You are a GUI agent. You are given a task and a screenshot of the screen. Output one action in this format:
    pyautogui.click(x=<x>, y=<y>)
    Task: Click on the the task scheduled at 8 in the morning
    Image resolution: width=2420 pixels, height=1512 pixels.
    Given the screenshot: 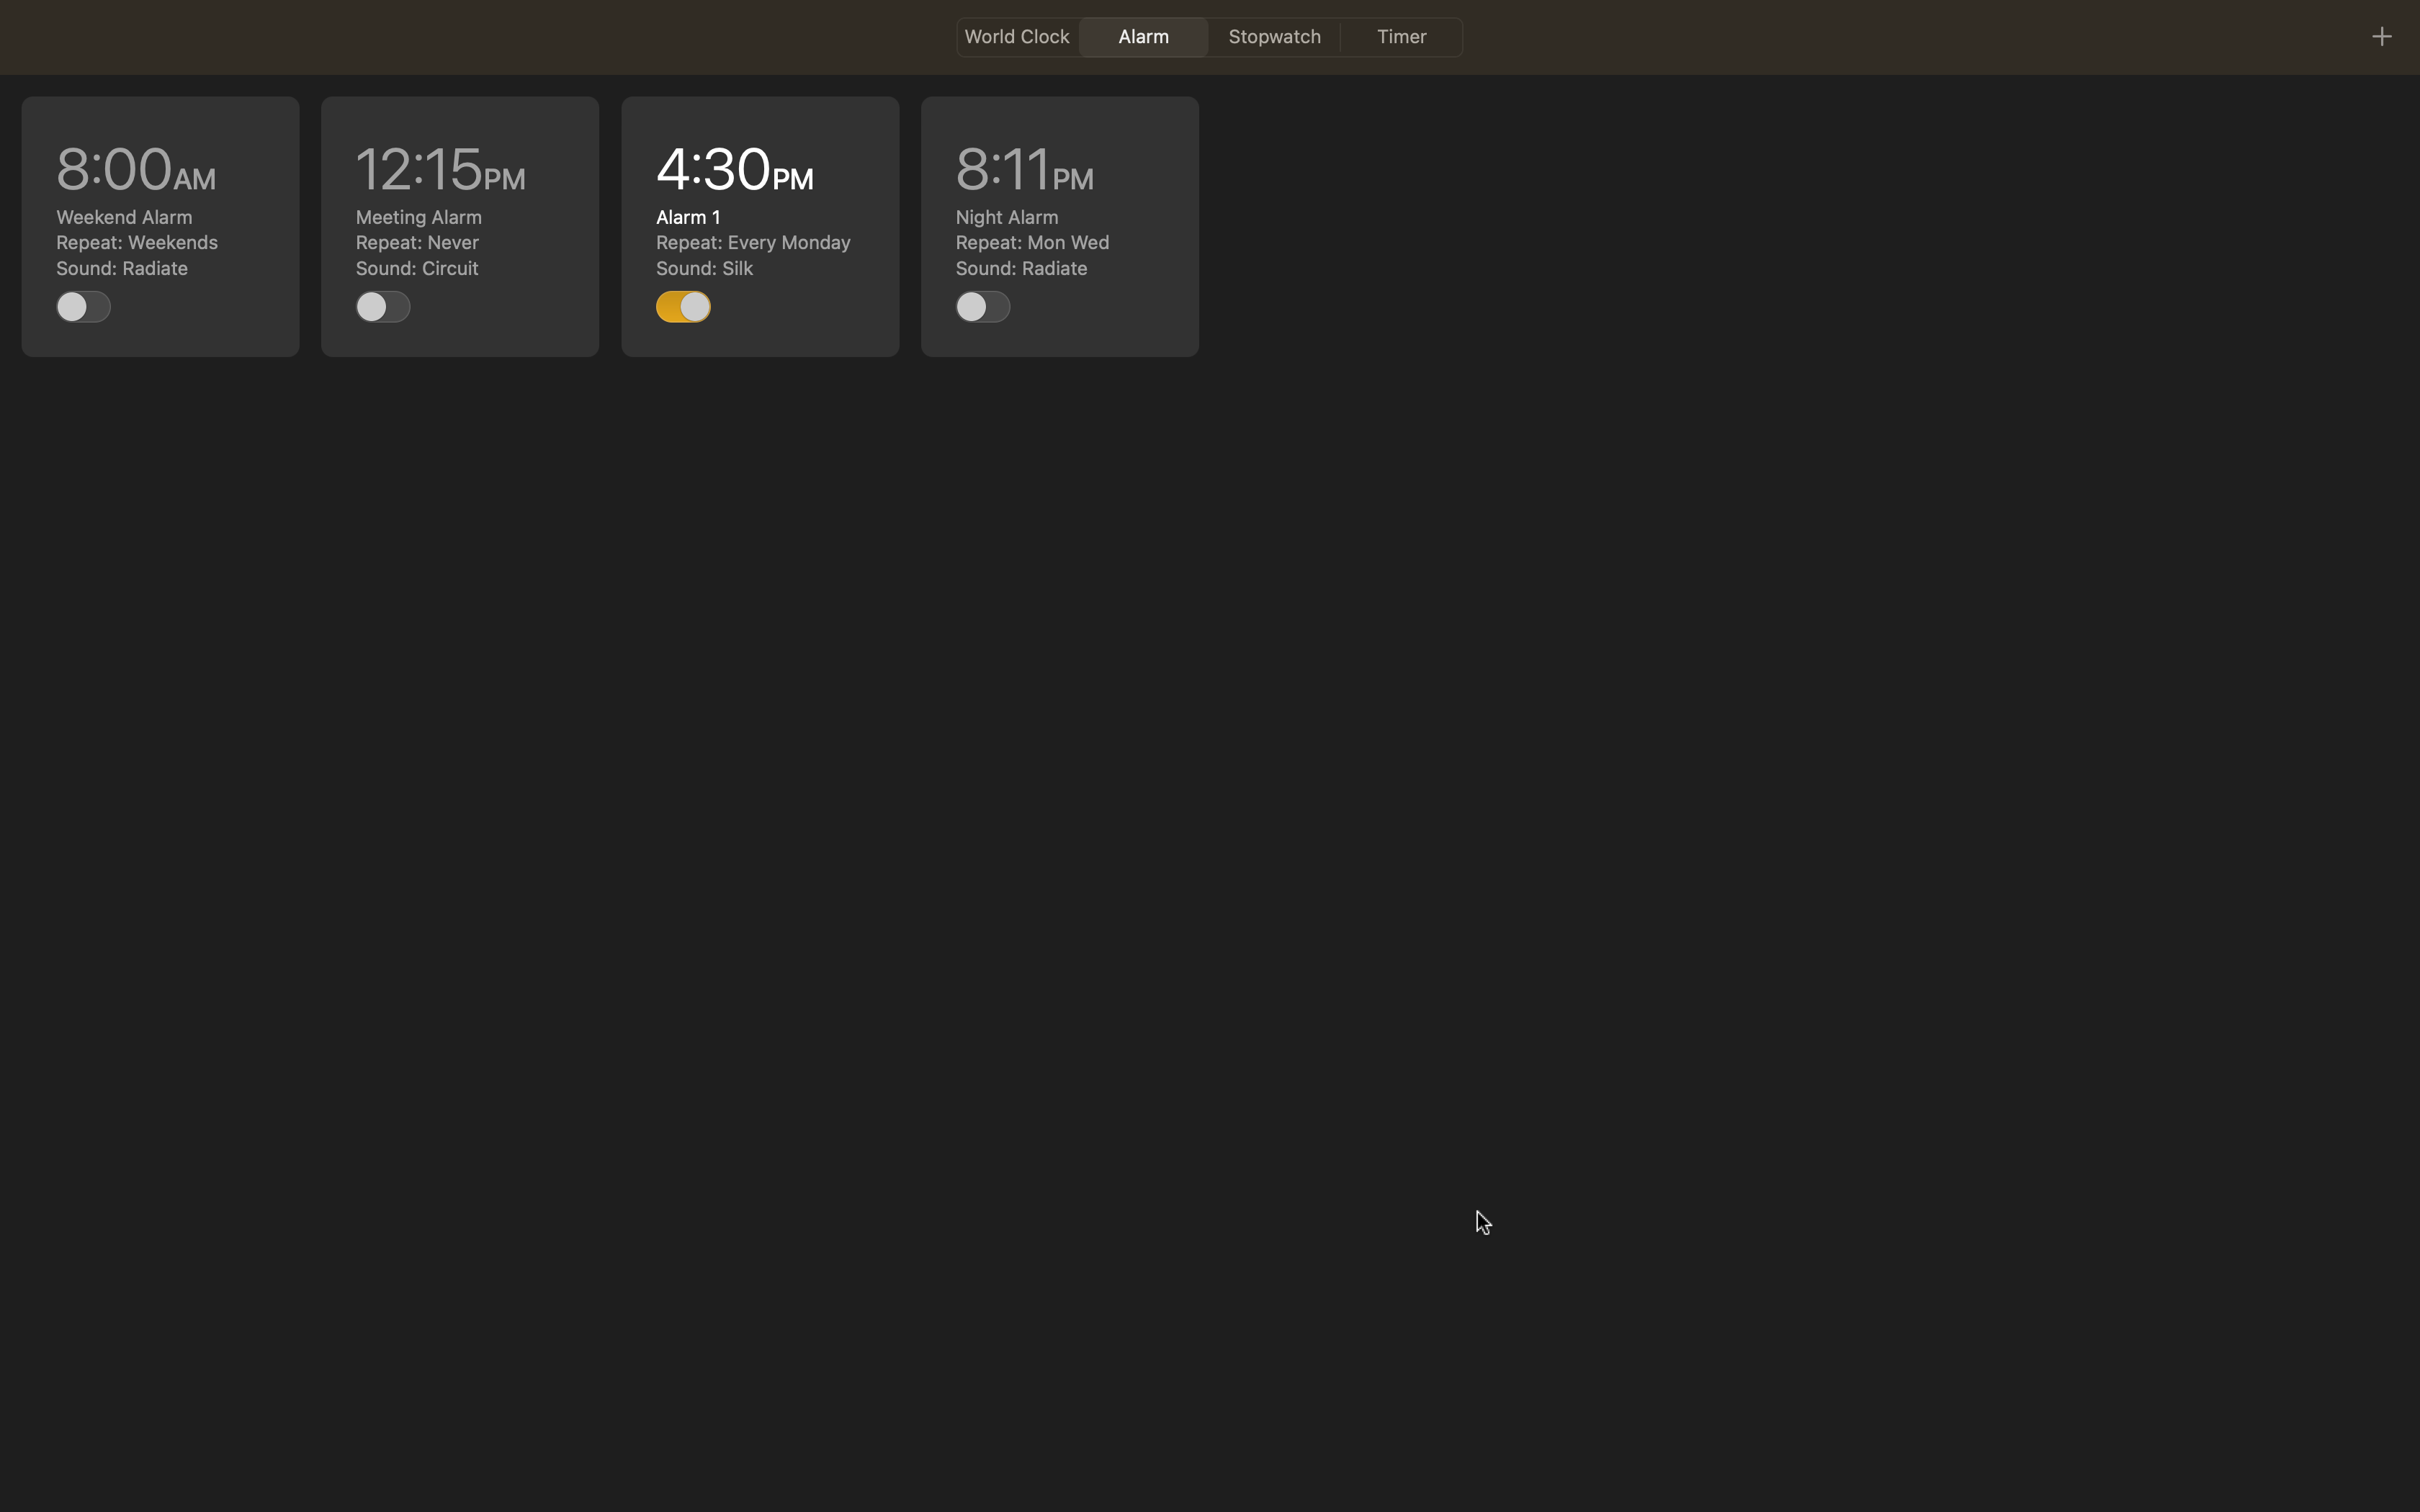 What is the action you would take?
    pyautogui.click(x=161, y=225)
    